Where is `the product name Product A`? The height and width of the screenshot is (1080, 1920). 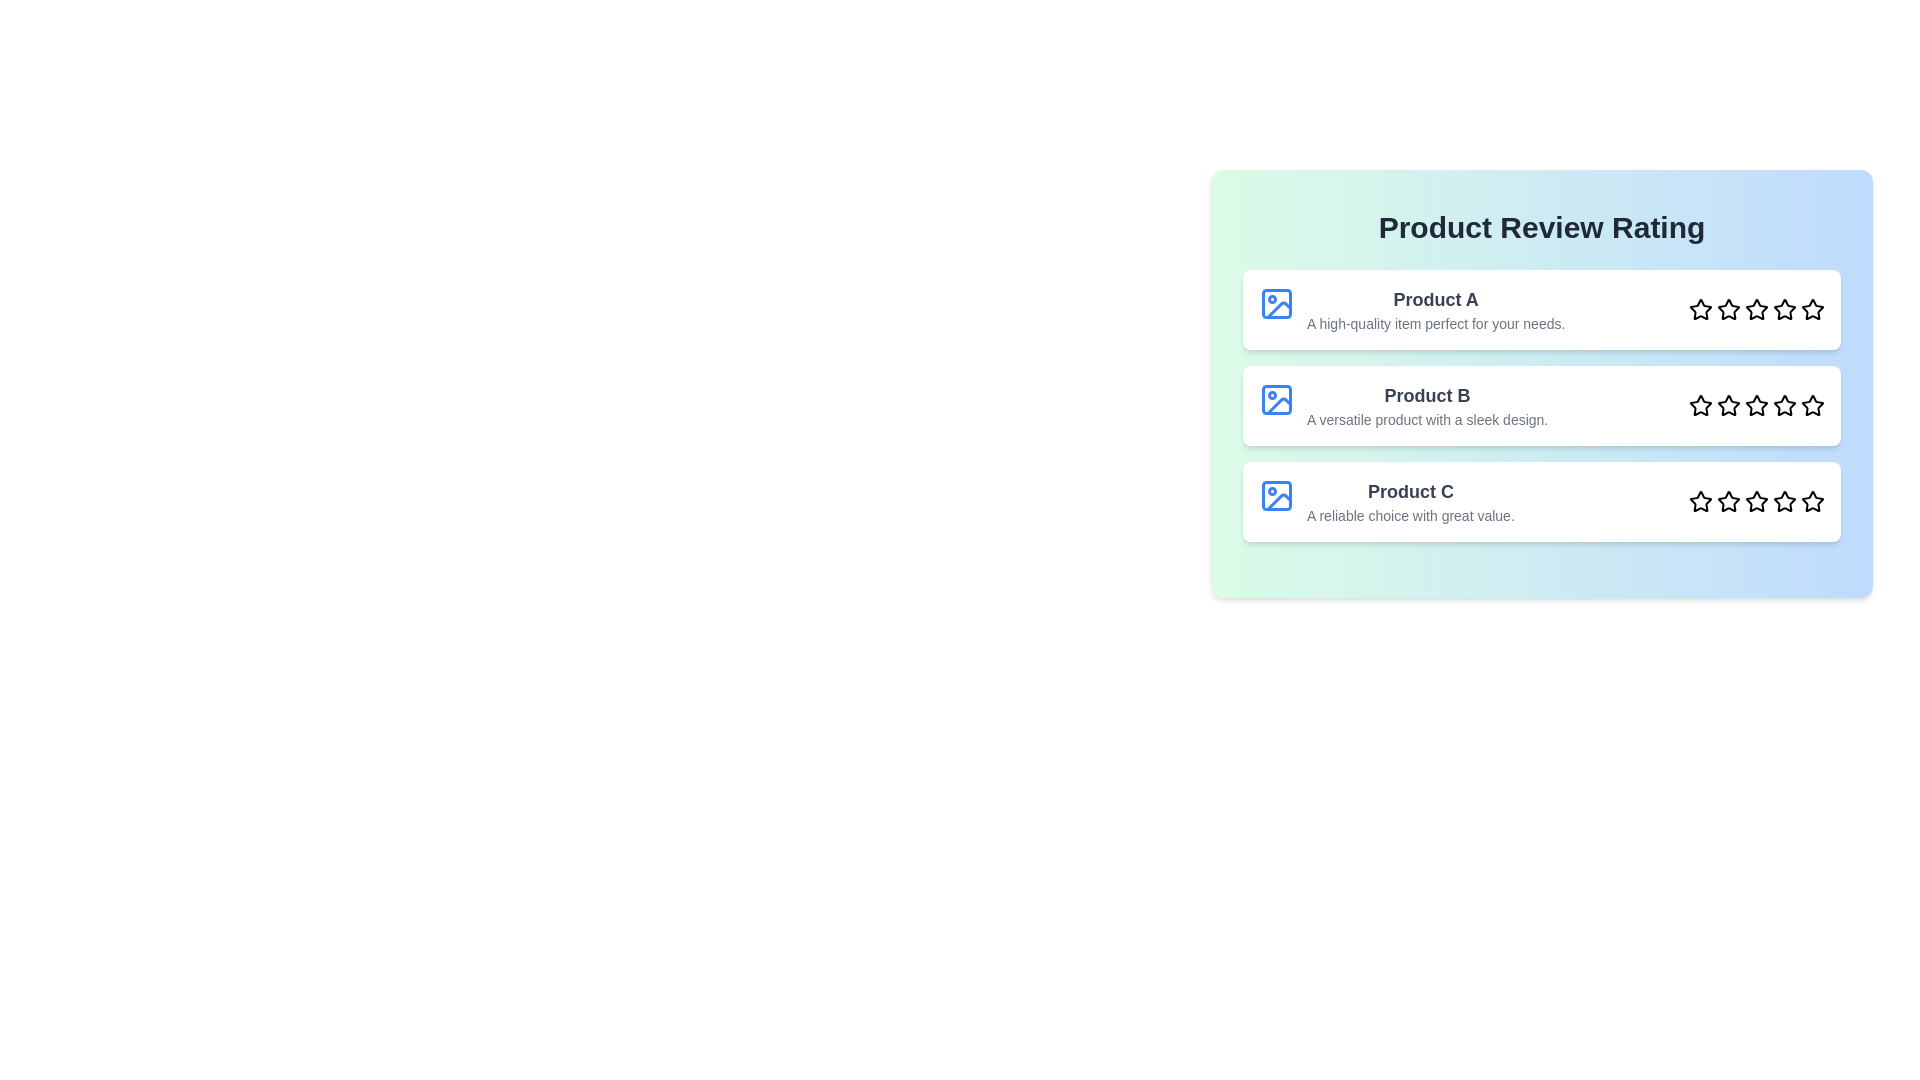 the product name Product A is located at coordinates (1434, 300).